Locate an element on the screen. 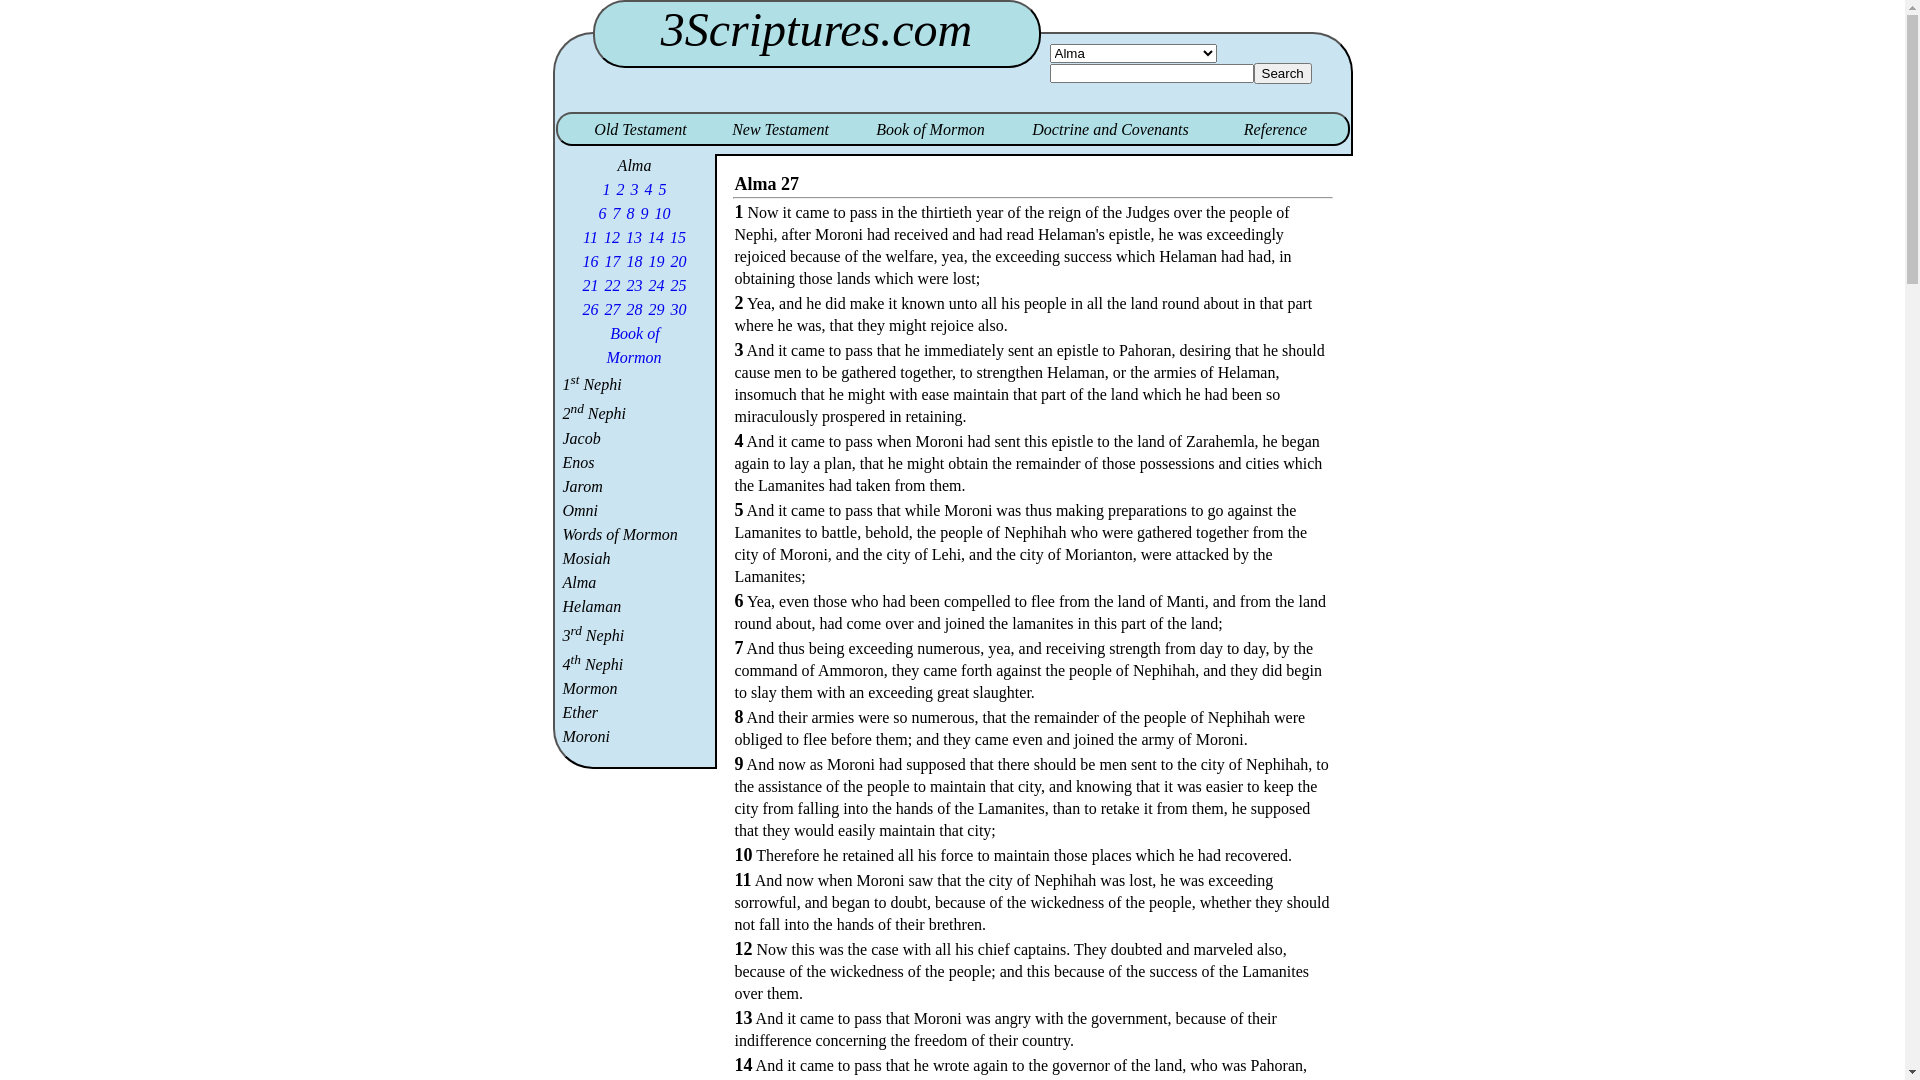  '1' is located at coordinates (605, 189).